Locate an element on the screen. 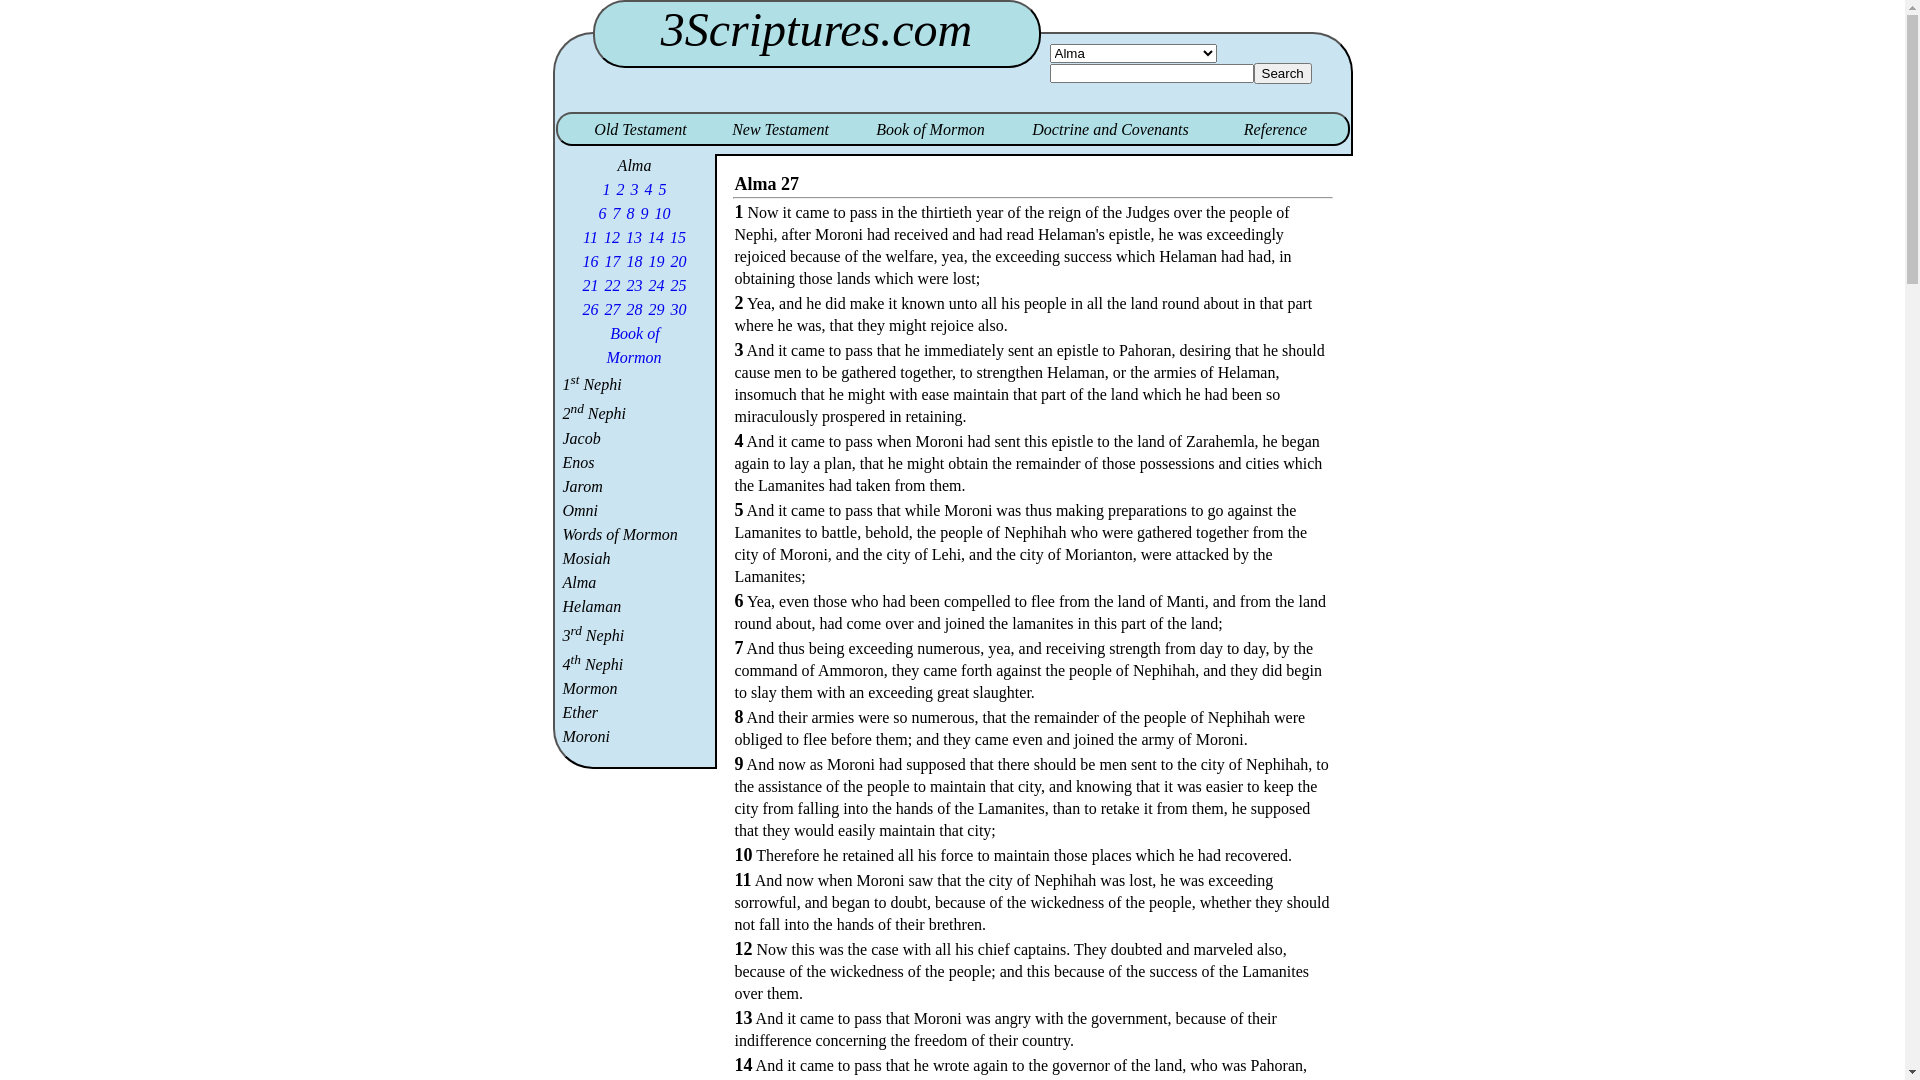  '1' is located at coordinates (605, 189).